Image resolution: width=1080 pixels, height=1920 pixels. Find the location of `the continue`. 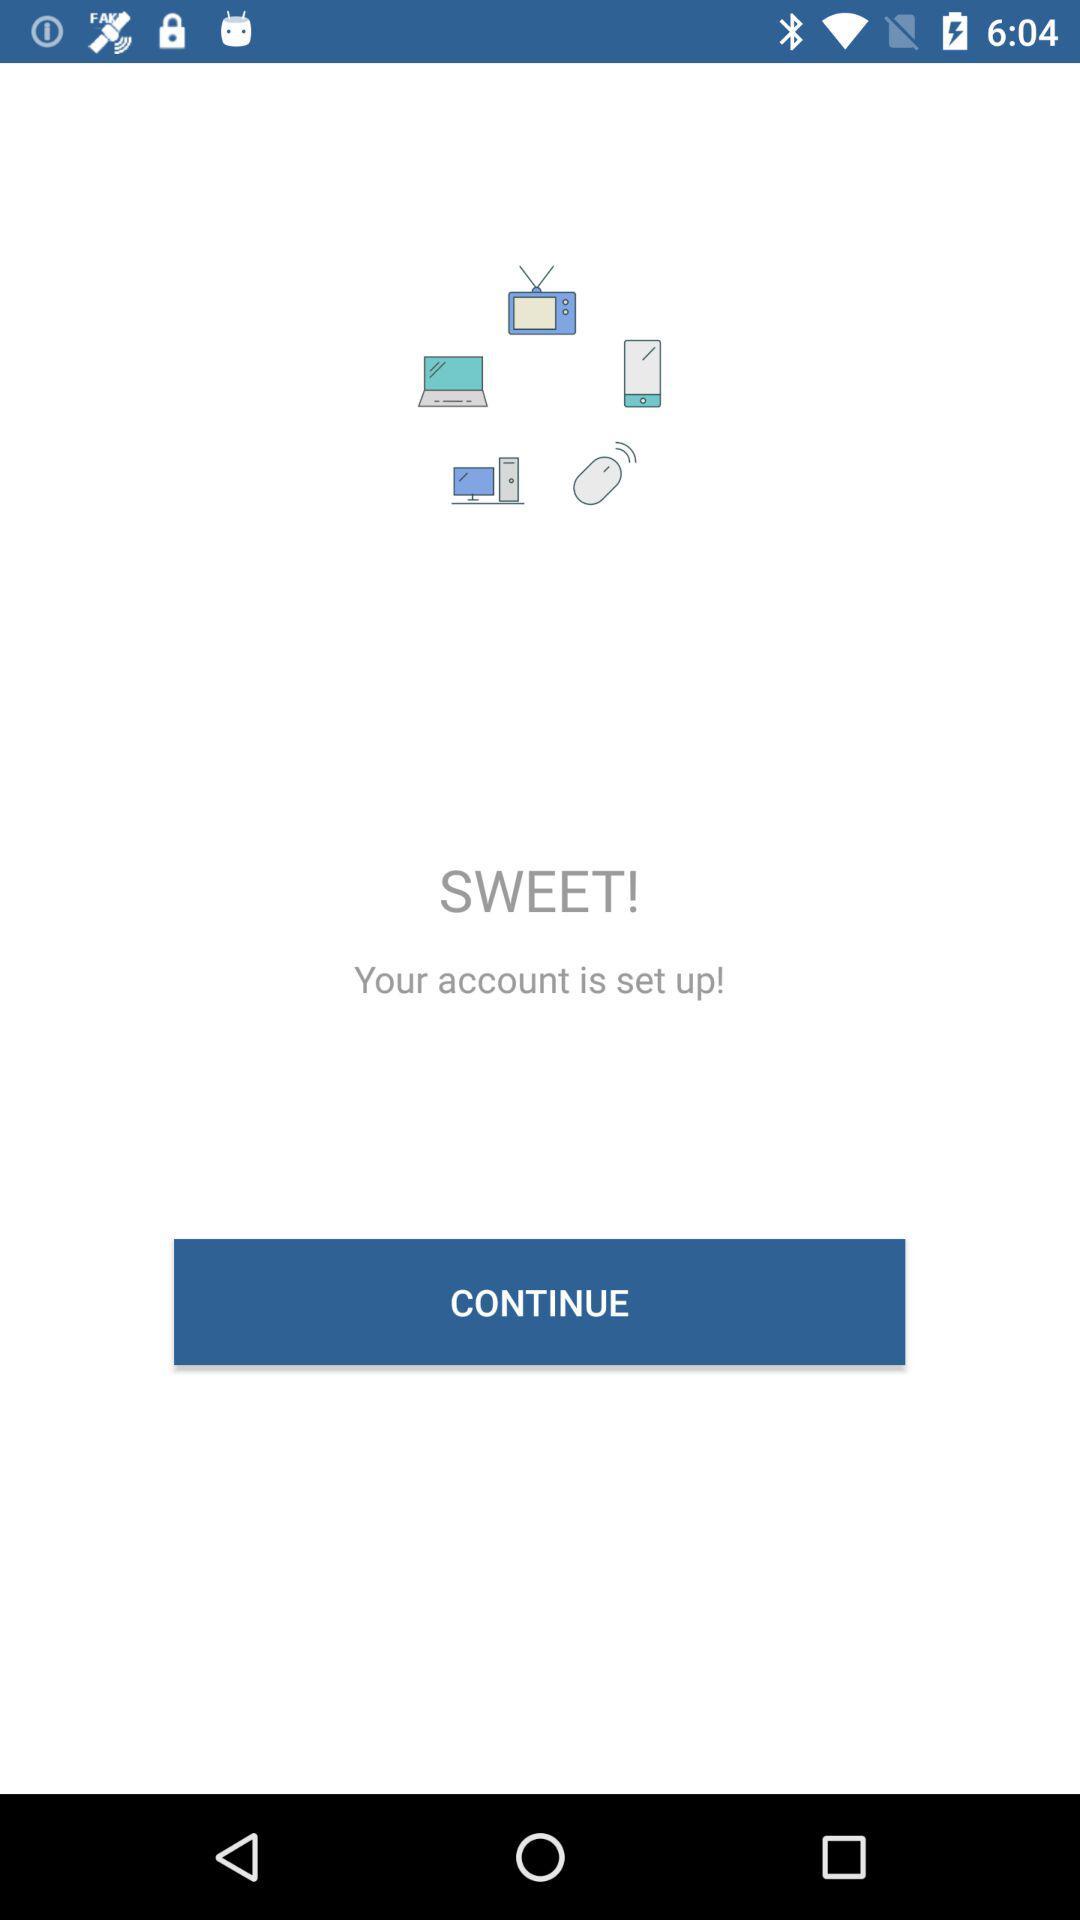

the continue is located at coordinates (538, 1301).